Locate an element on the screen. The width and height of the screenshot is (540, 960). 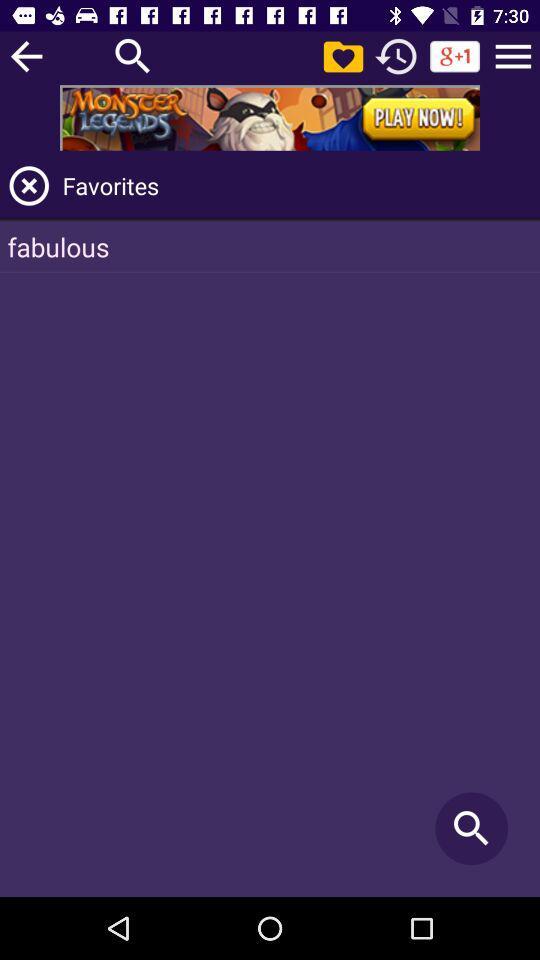
the app above favorites is located at coordinates (270, 117).